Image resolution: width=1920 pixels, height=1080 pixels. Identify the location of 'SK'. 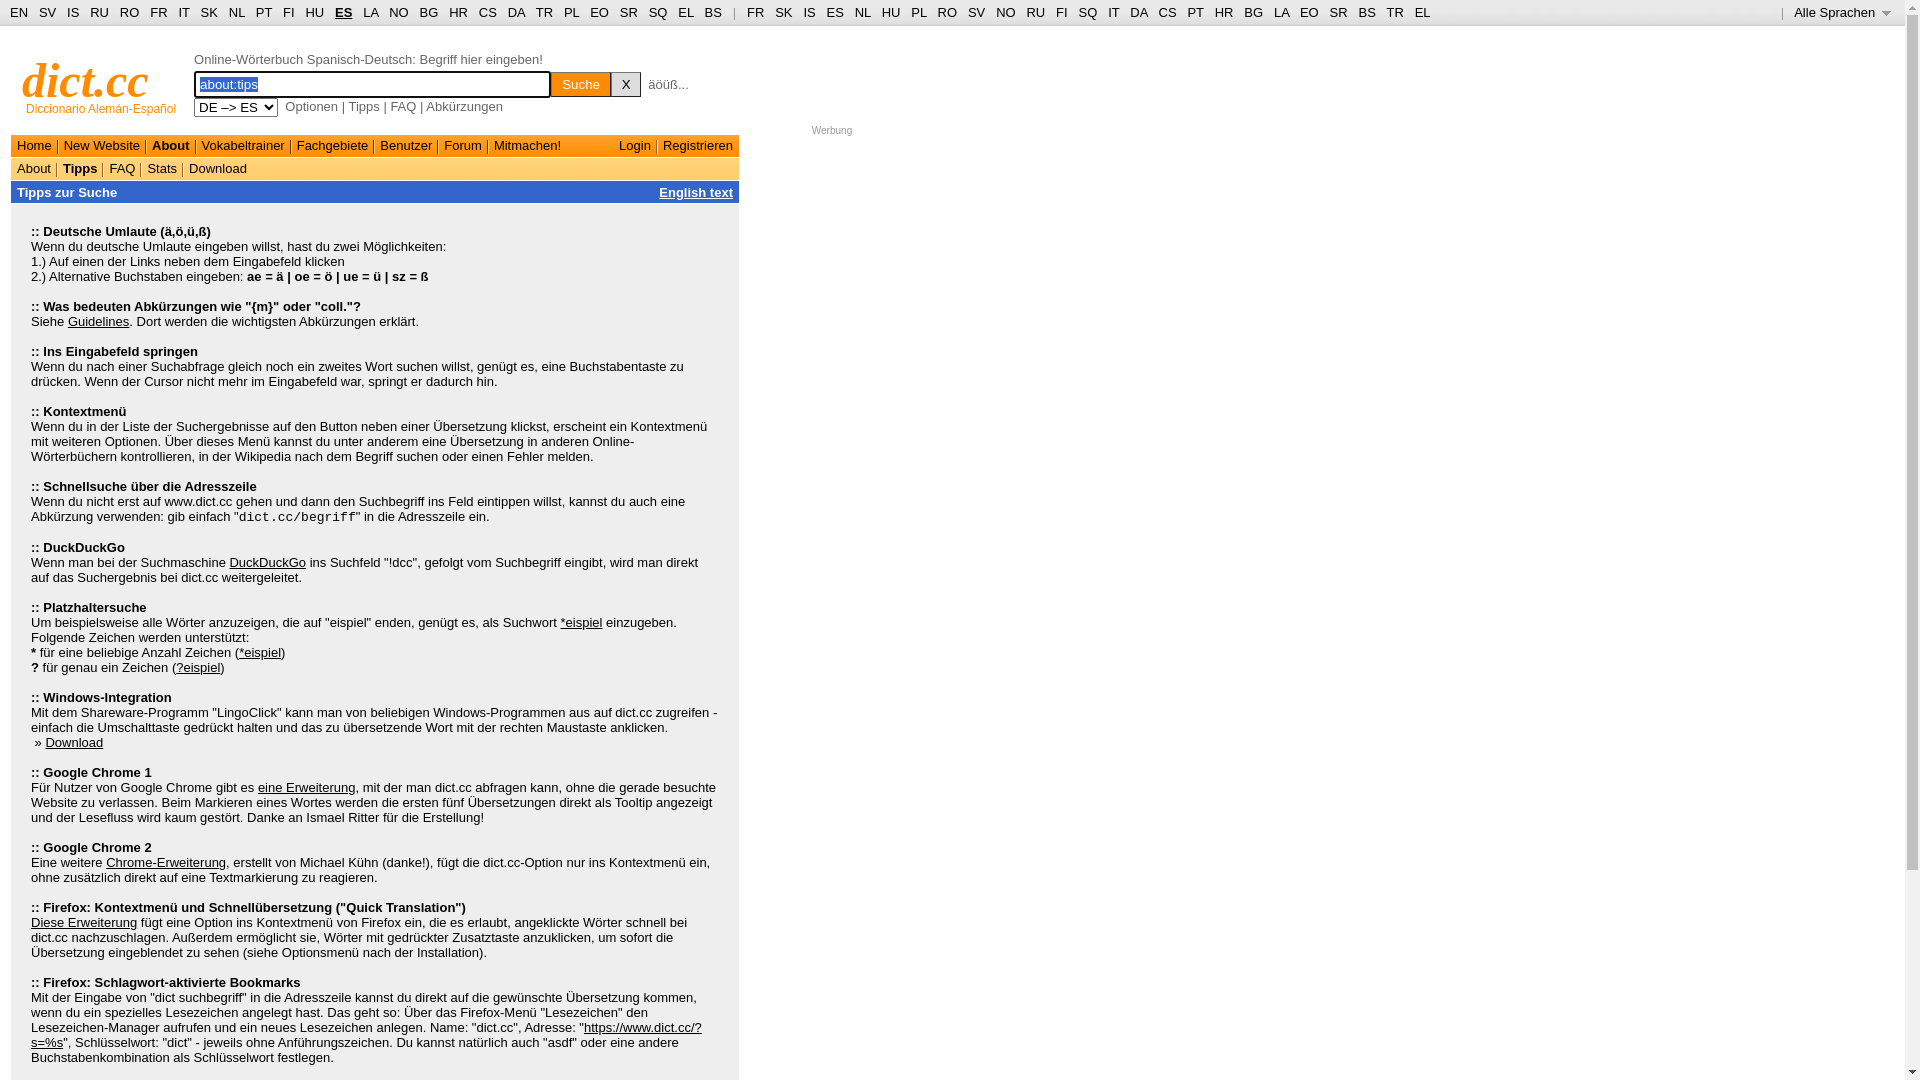
(209, 12).